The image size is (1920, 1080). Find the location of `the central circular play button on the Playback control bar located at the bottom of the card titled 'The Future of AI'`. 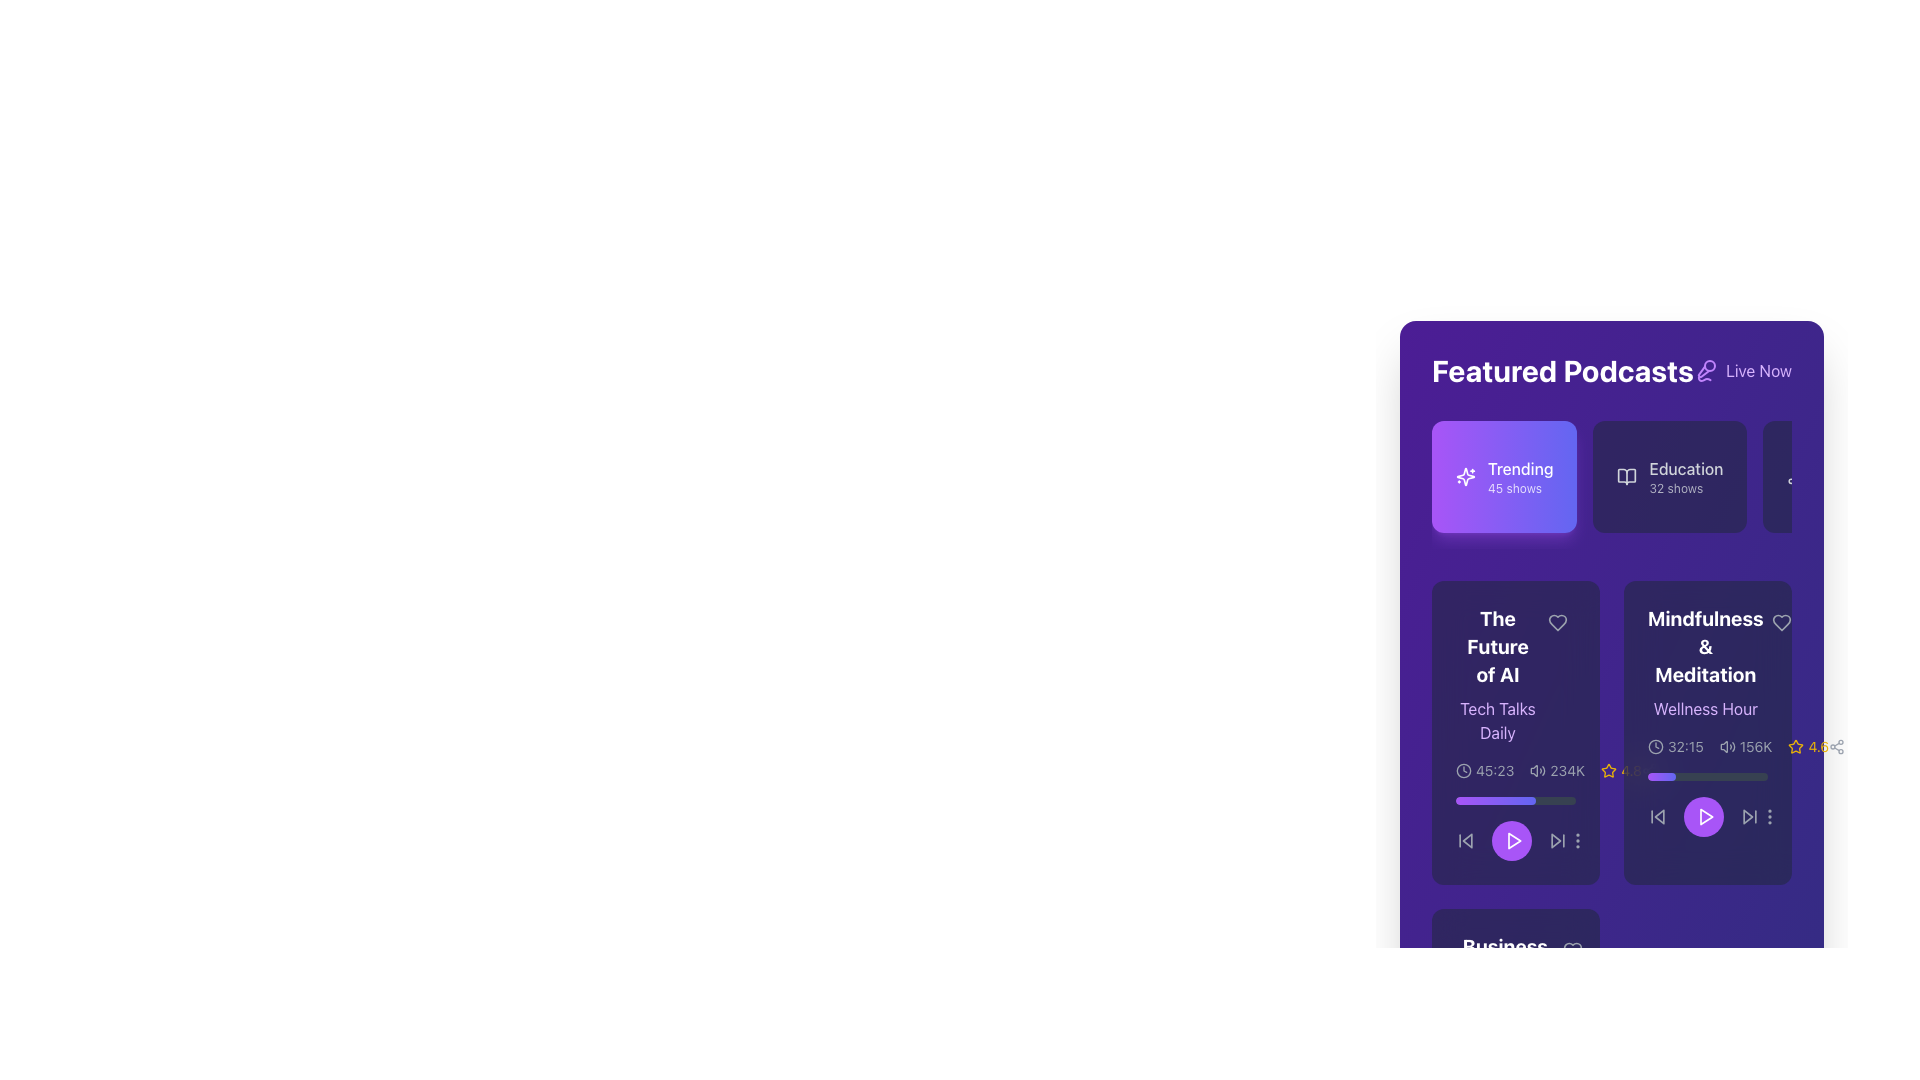

the central circular play button on the Playback control bar located at the bottom of the card titled 'The Future of AI' is located at coordinates (1516, 829).